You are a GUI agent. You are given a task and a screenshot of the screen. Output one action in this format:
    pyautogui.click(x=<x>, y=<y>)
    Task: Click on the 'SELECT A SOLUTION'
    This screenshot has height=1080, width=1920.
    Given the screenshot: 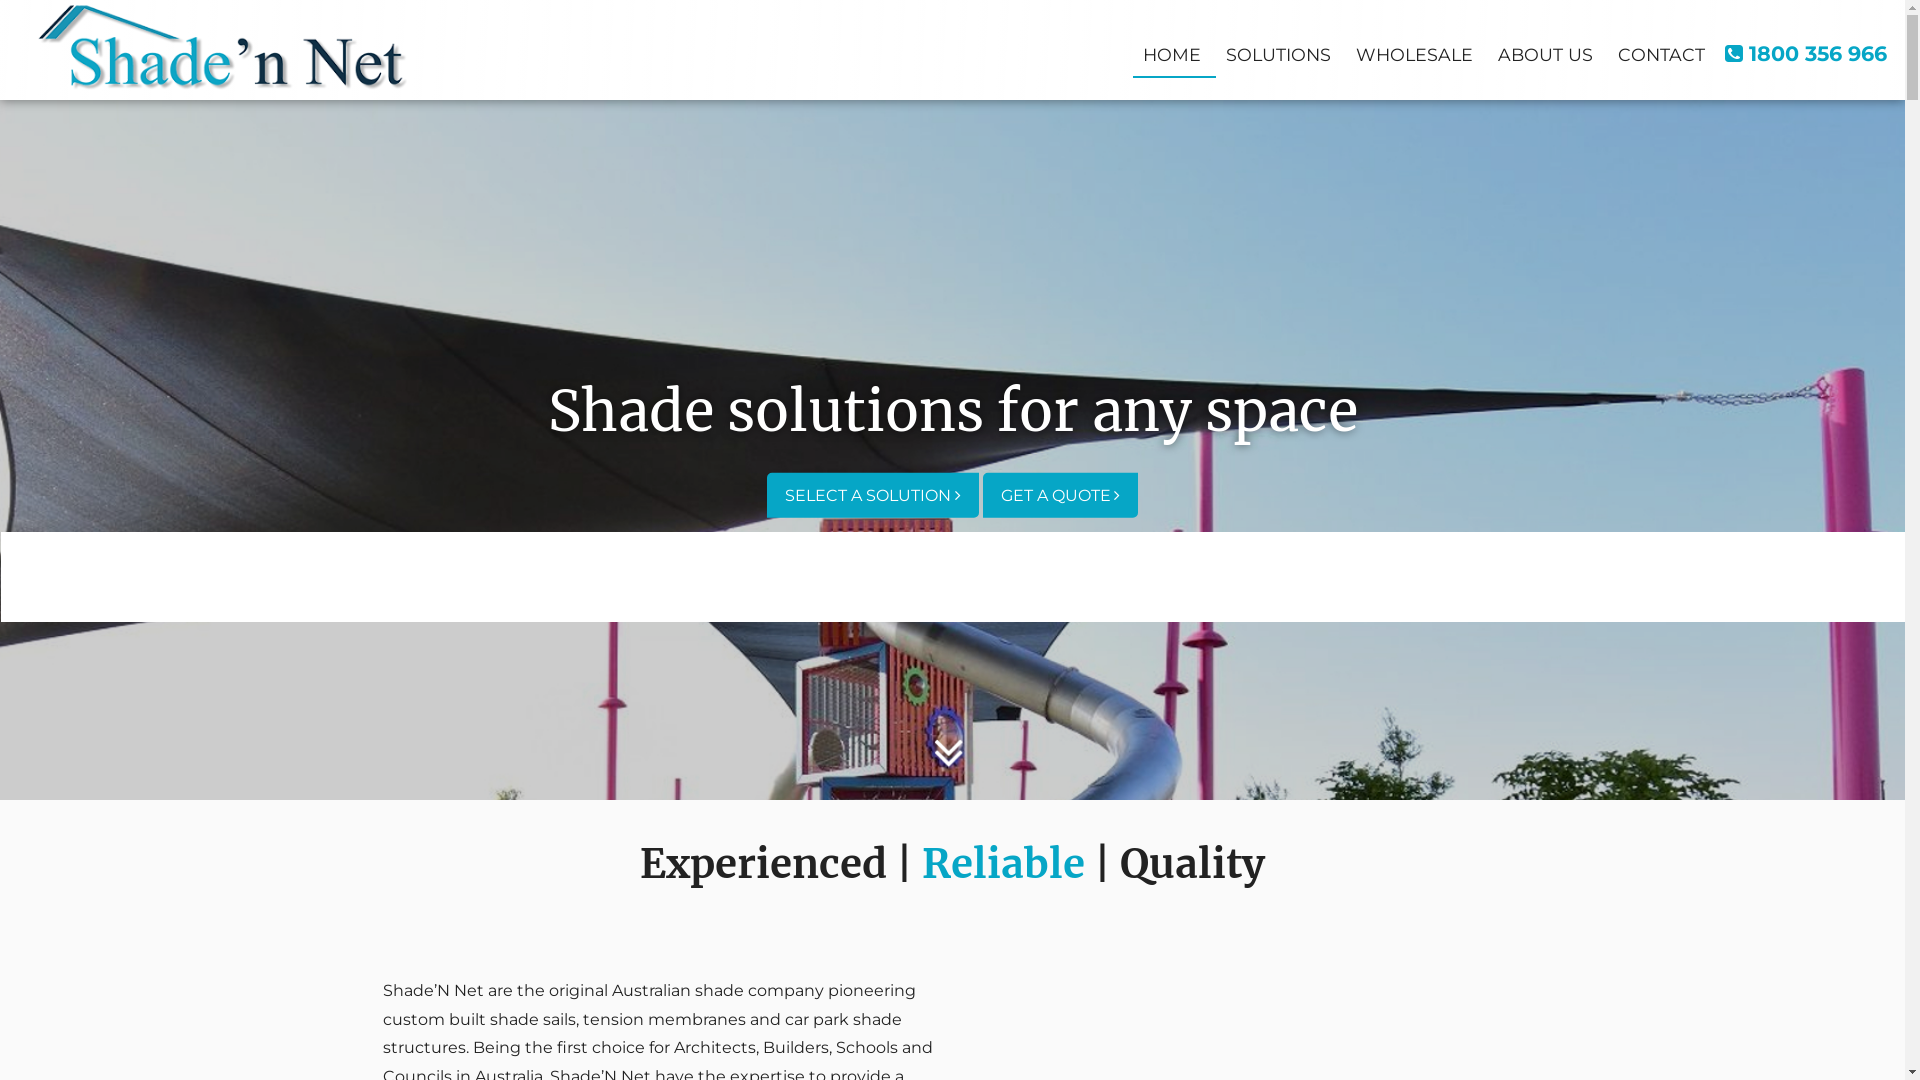 What is the action you would take?
    pyautogui.click(x=766, y=494)
    